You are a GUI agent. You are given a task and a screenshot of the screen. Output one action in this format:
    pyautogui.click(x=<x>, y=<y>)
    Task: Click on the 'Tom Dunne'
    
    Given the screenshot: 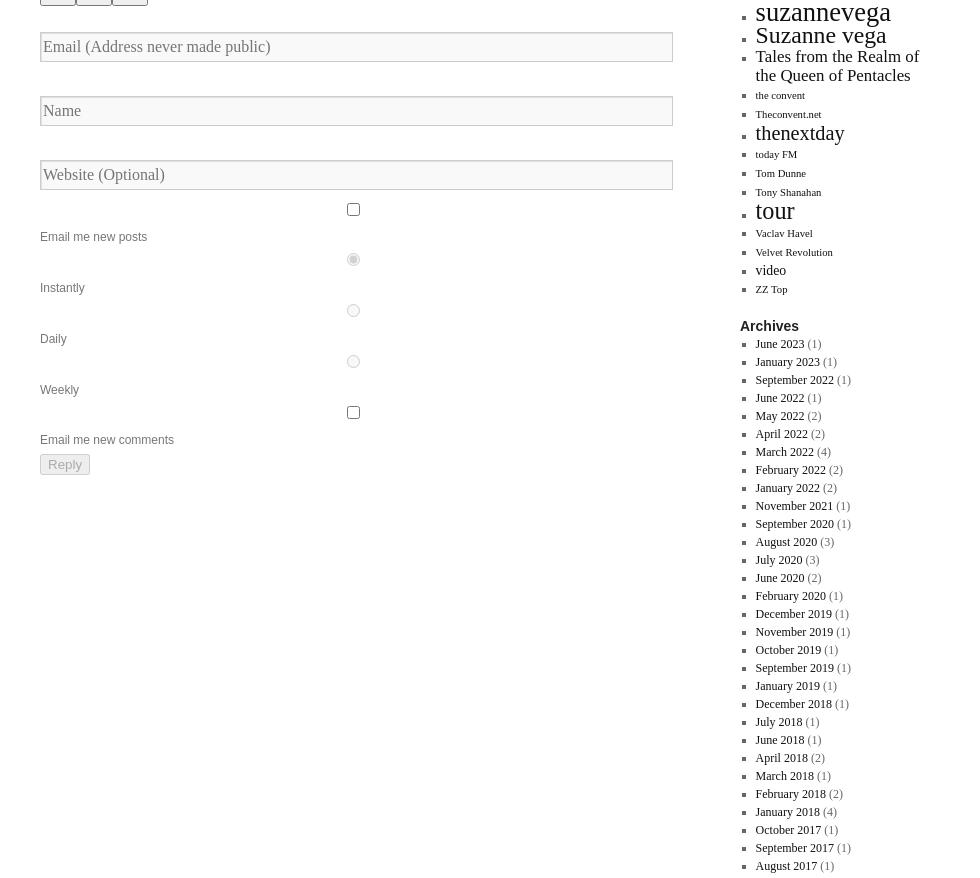 What is the action you would take?
    pyautogui.click(x=780, y=173)
    